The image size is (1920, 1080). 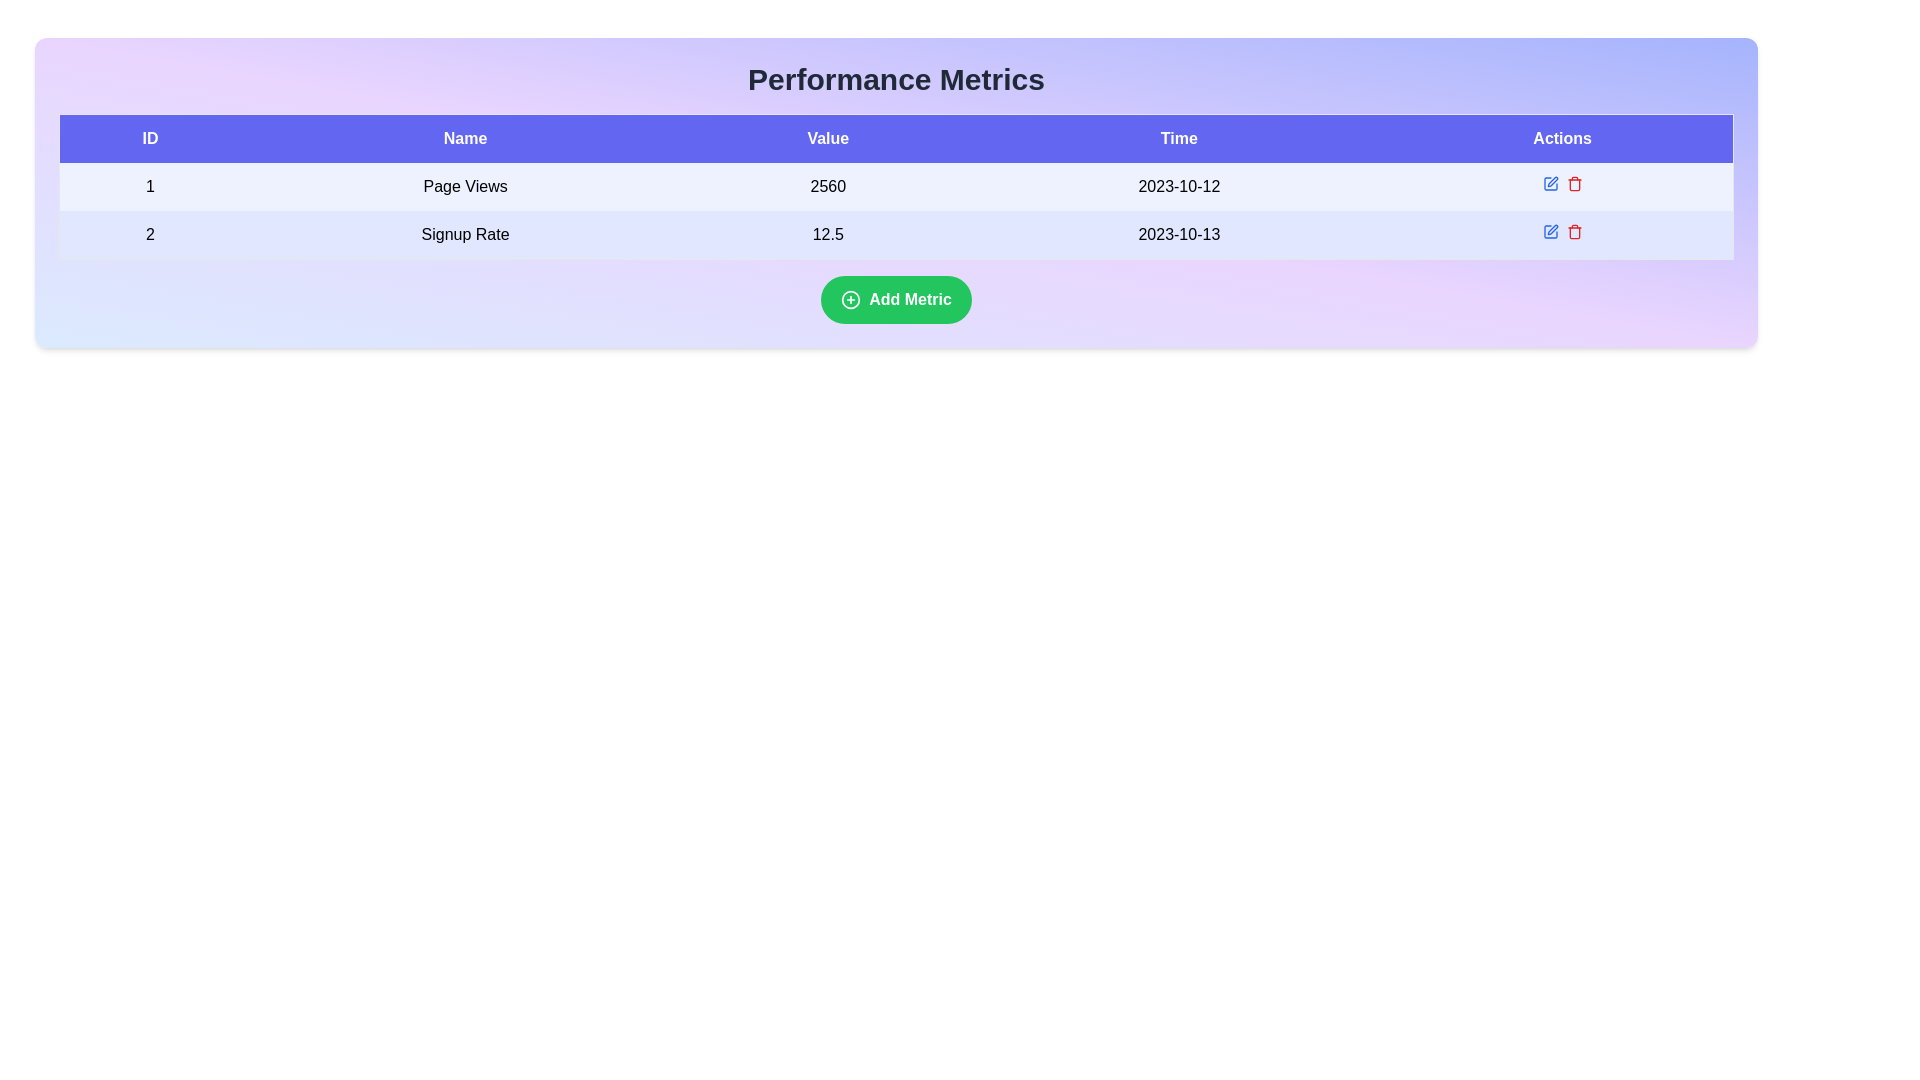 What do you see at coordinates (1179, 137) in the screenshot?
I see `the 'Time' text header, which is the fourth header in a horizontal row within a header bar that has a purple background and white text` at bounding box center [1179, 137].